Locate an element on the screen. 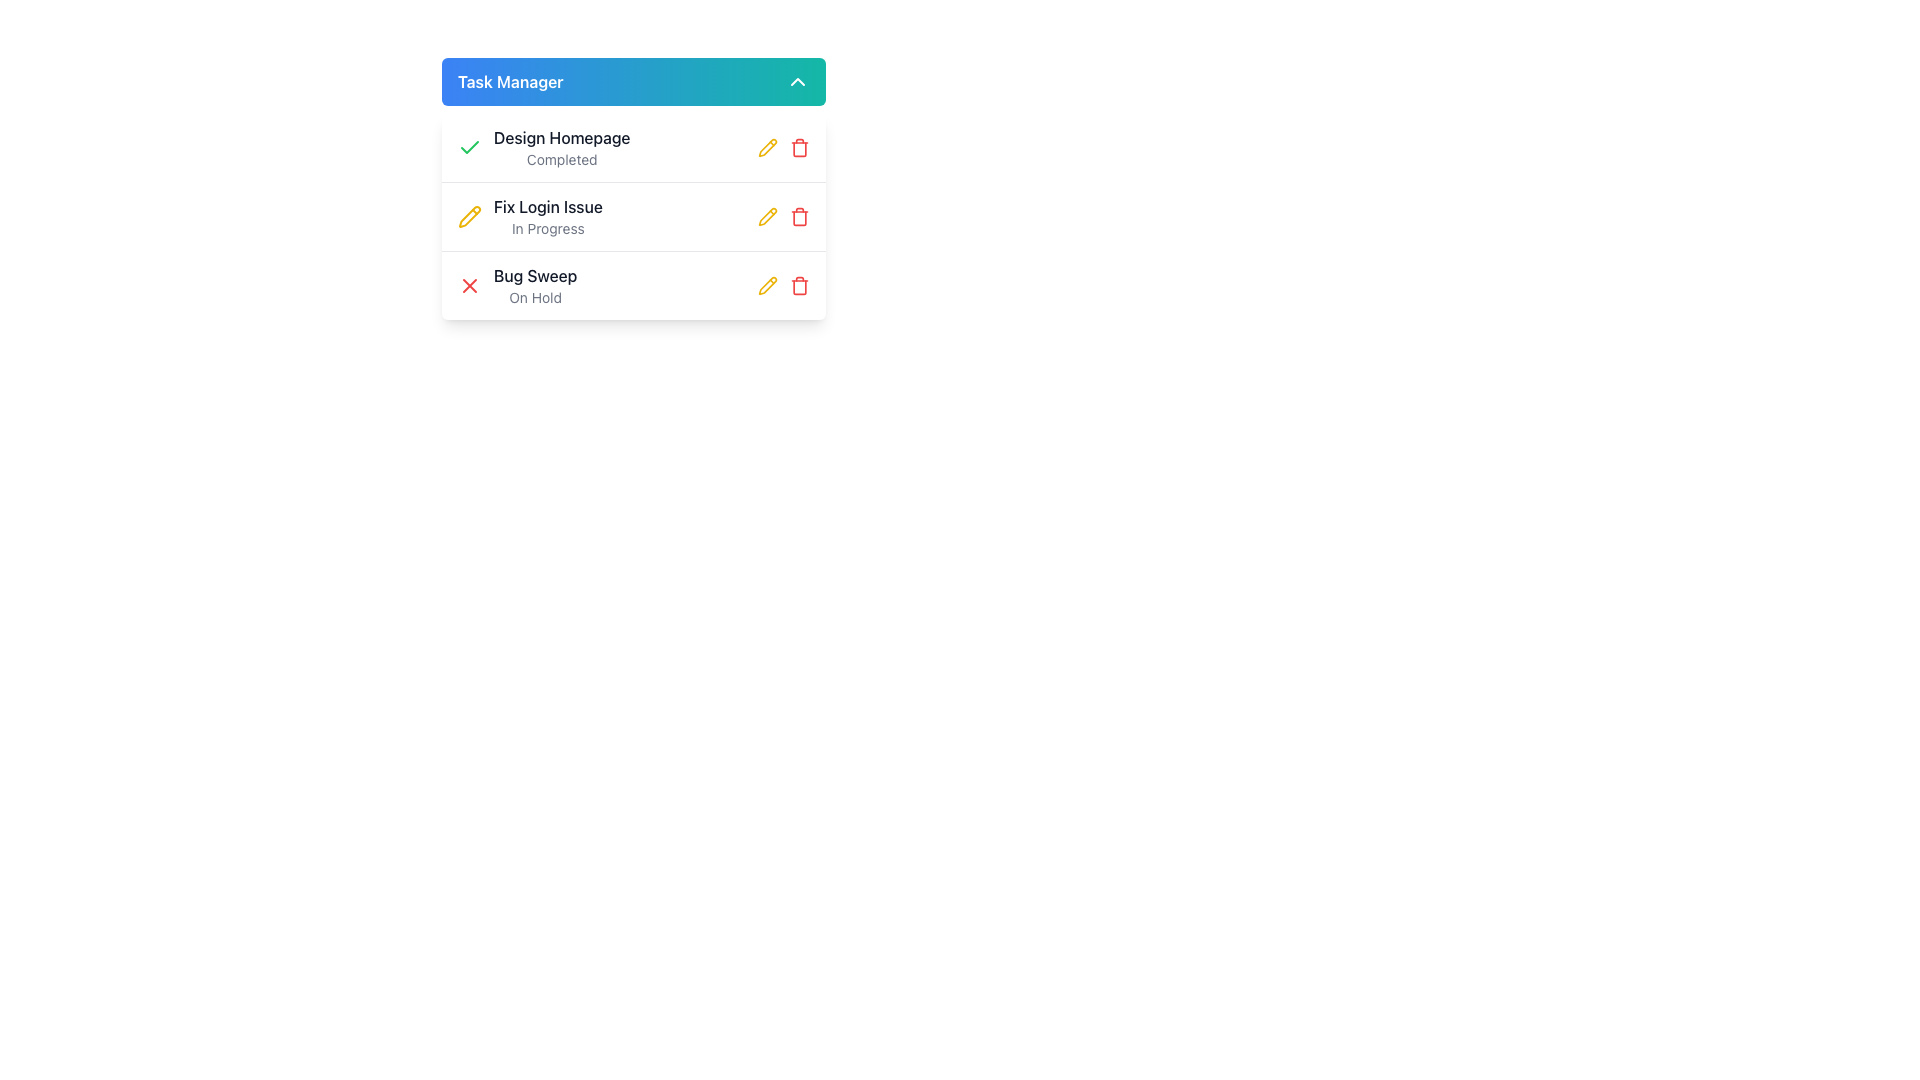  text displayed for the task named 'Fix Login Issue' with status 'In Progress', which is the second task item in the task list under the 'Task Manager' header is located at coordinates (548, 216).